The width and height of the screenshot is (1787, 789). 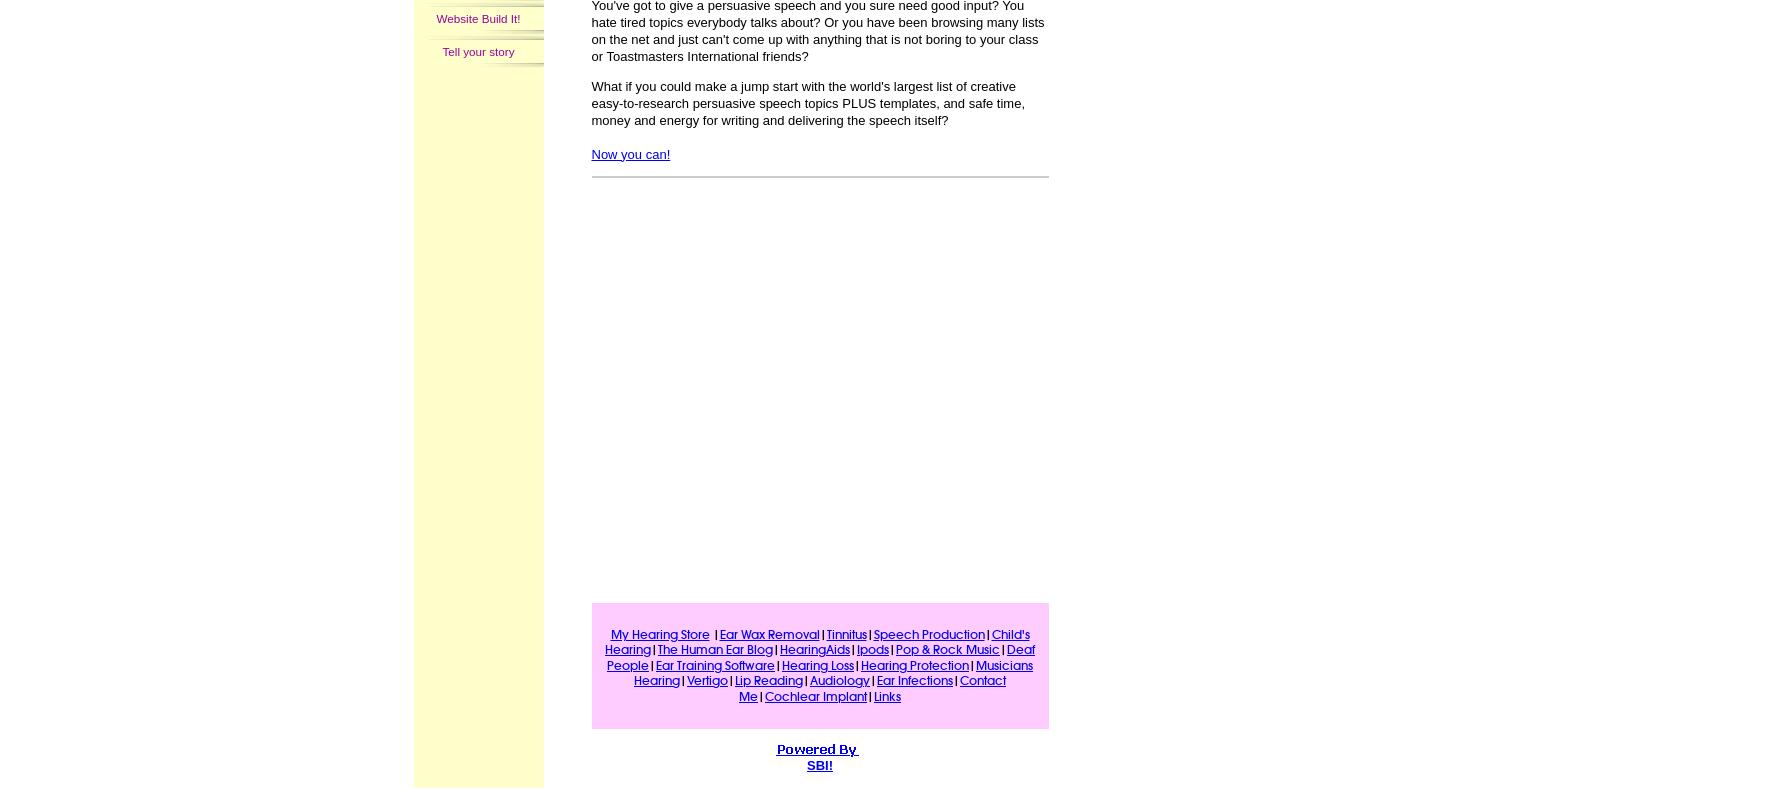 What do you see at coordinates (845, 632) in the screenshot?
I see `'Tinnitus'` at bounding box center [845, 632].